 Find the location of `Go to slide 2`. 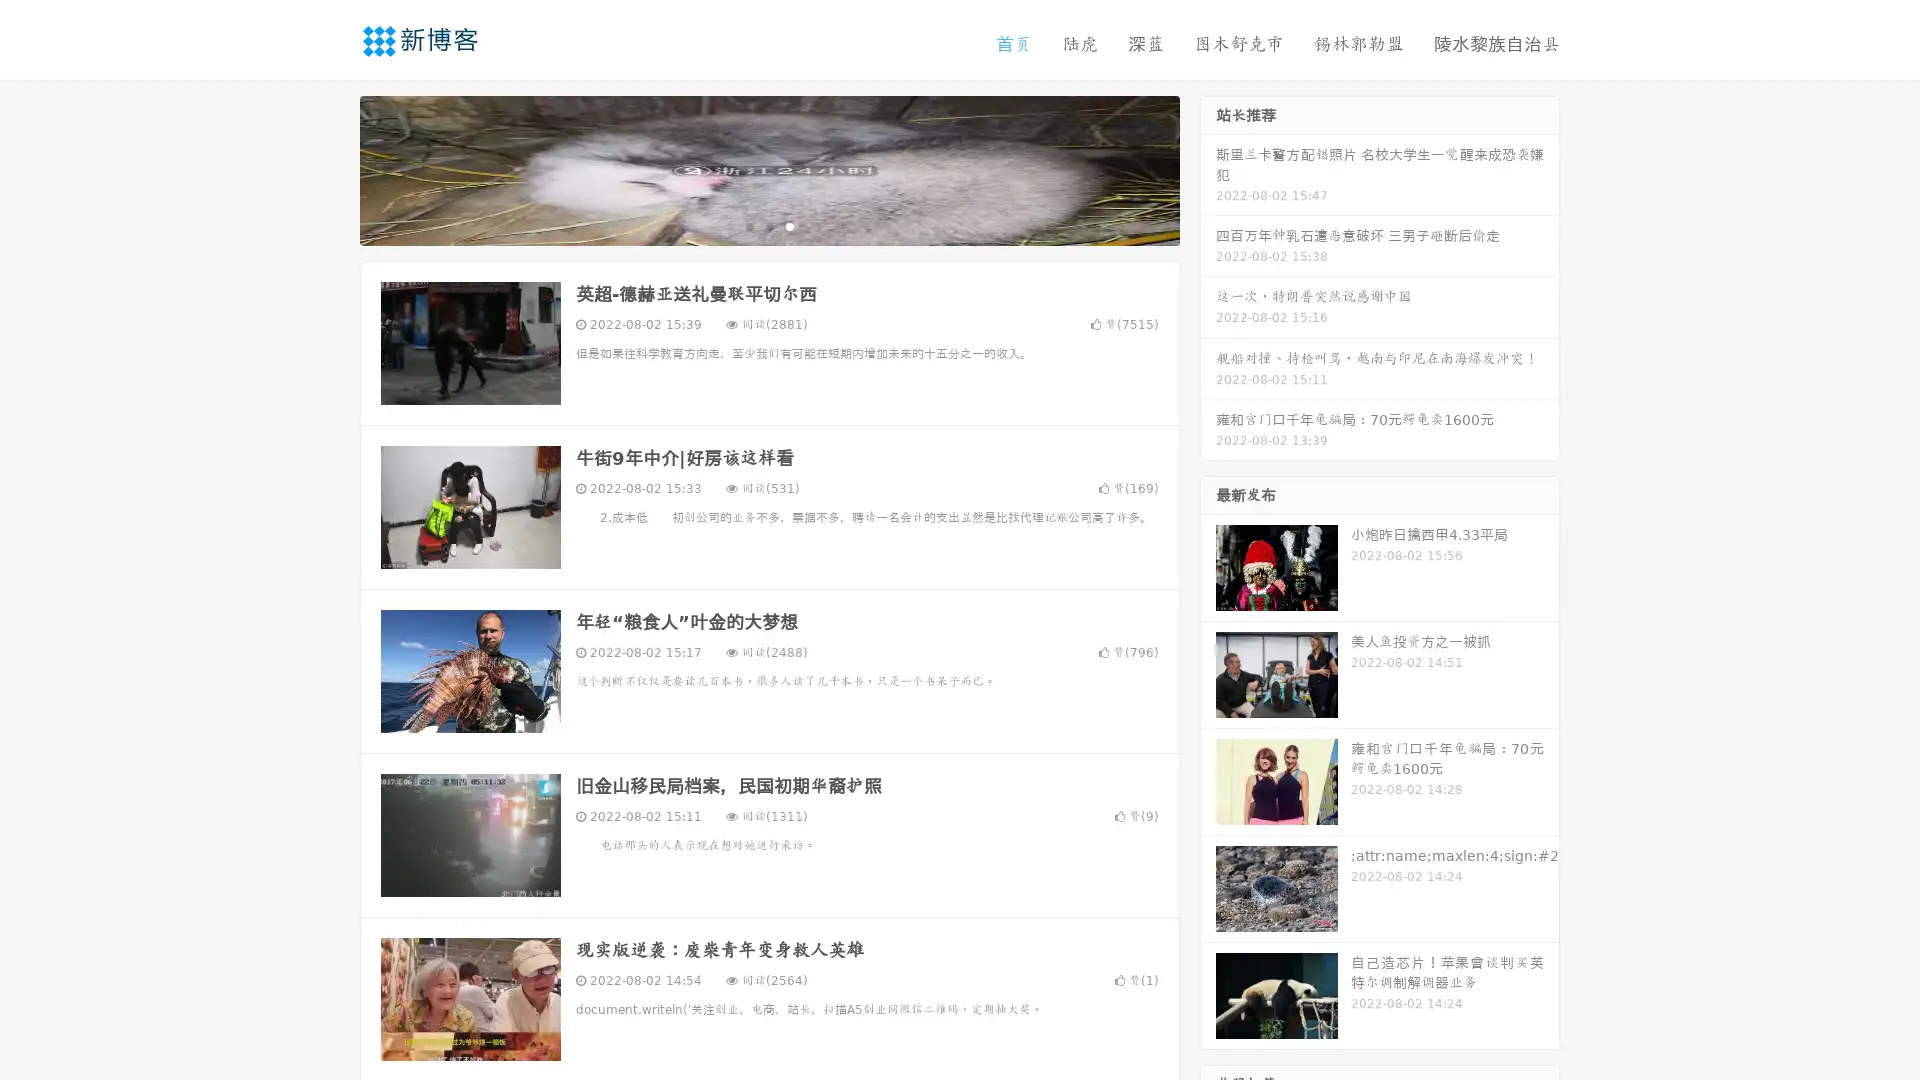

Go to slide 2 is located at coordinates (768, 225).